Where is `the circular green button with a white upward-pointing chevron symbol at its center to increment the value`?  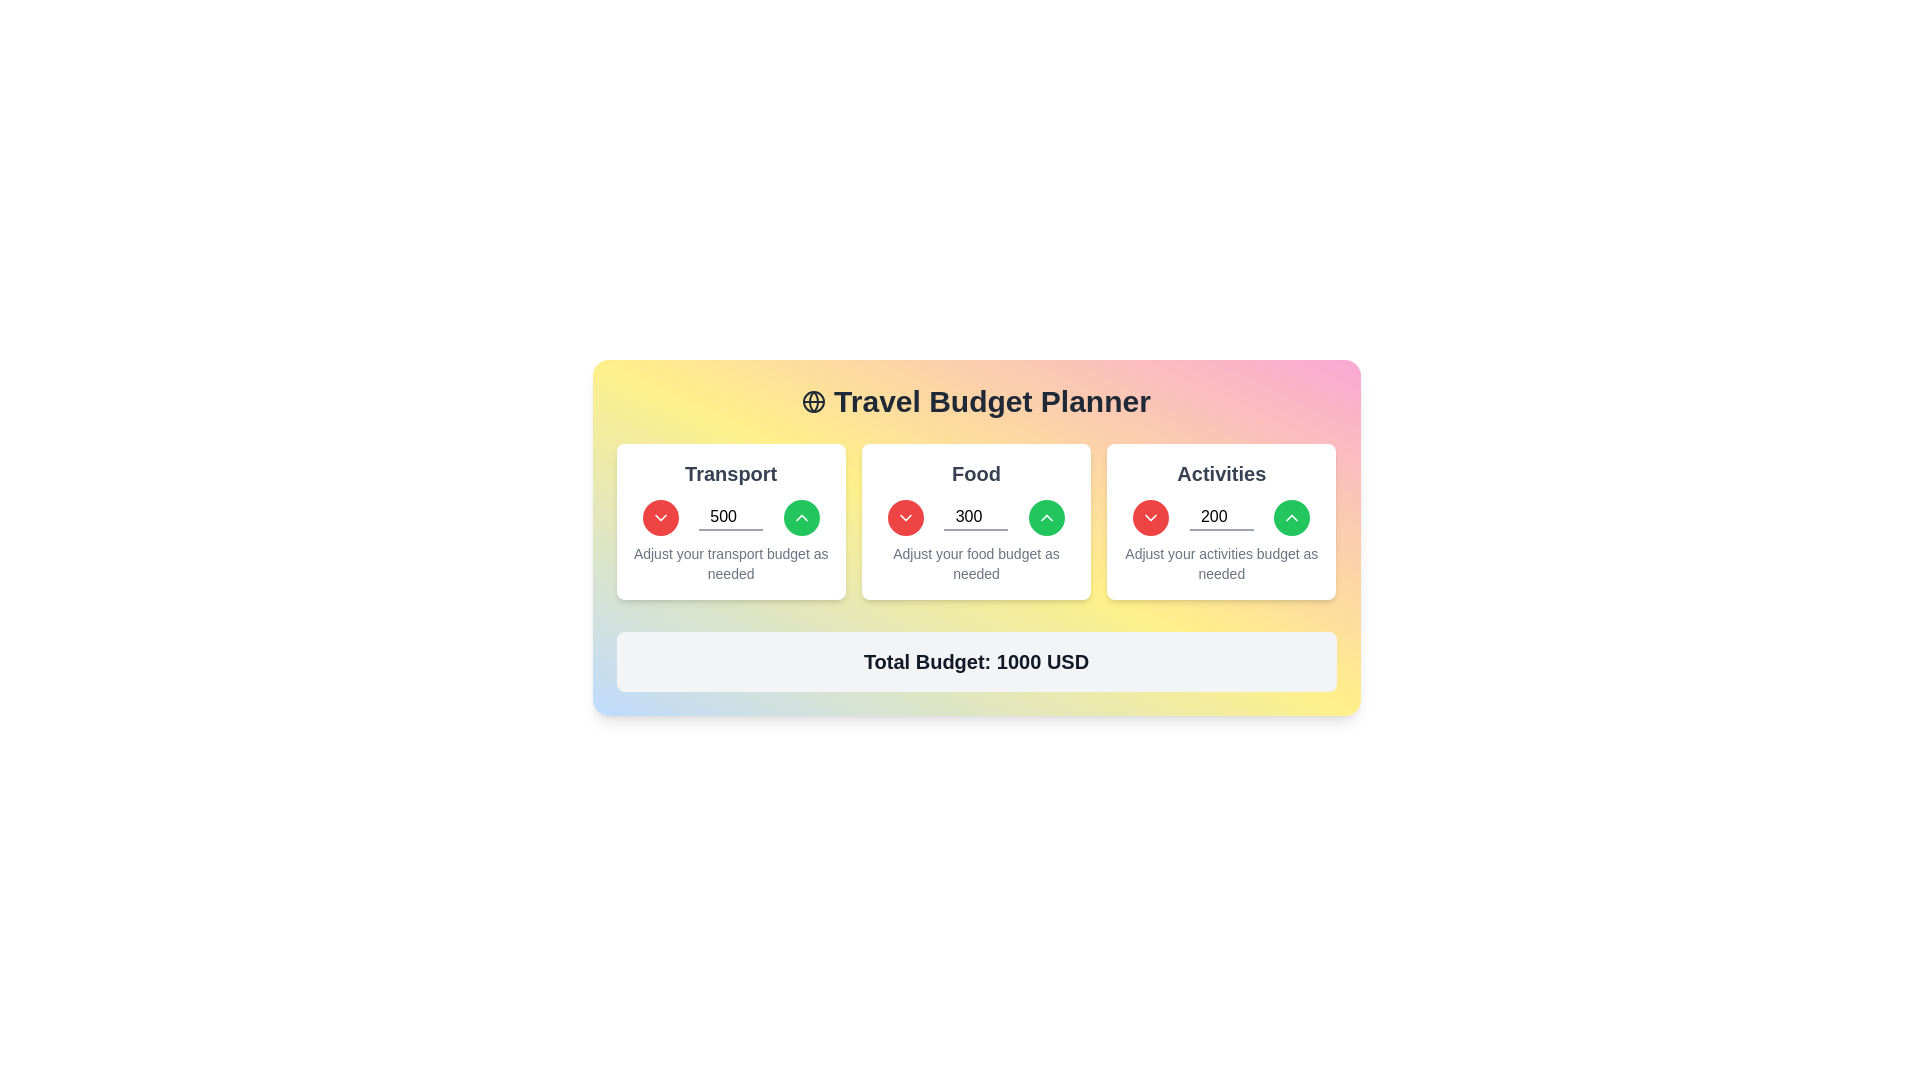
the circular green button with a white upward-pointing chevron symbol at its center to increment the value is located at coordinates (801, 516).